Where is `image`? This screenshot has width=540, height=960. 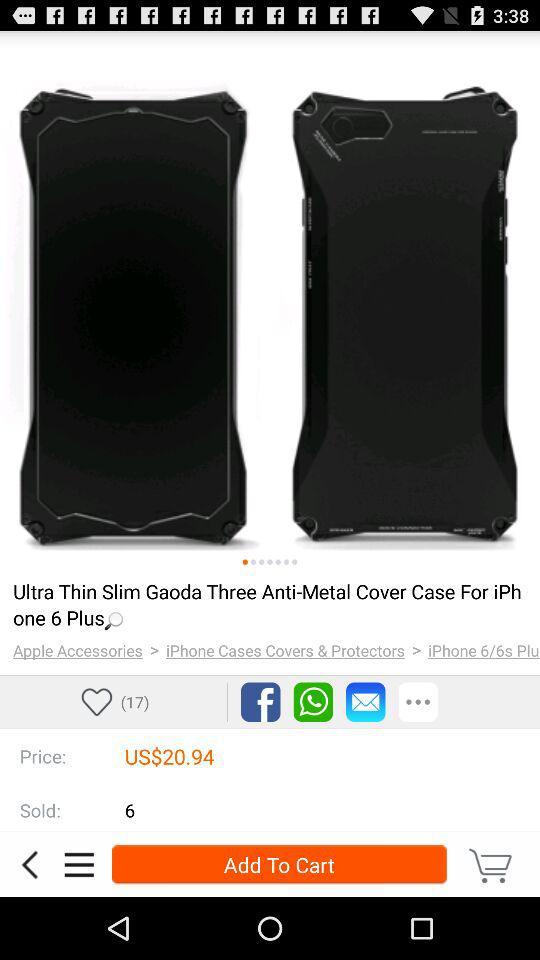 image is located at coordinates (293, 562).